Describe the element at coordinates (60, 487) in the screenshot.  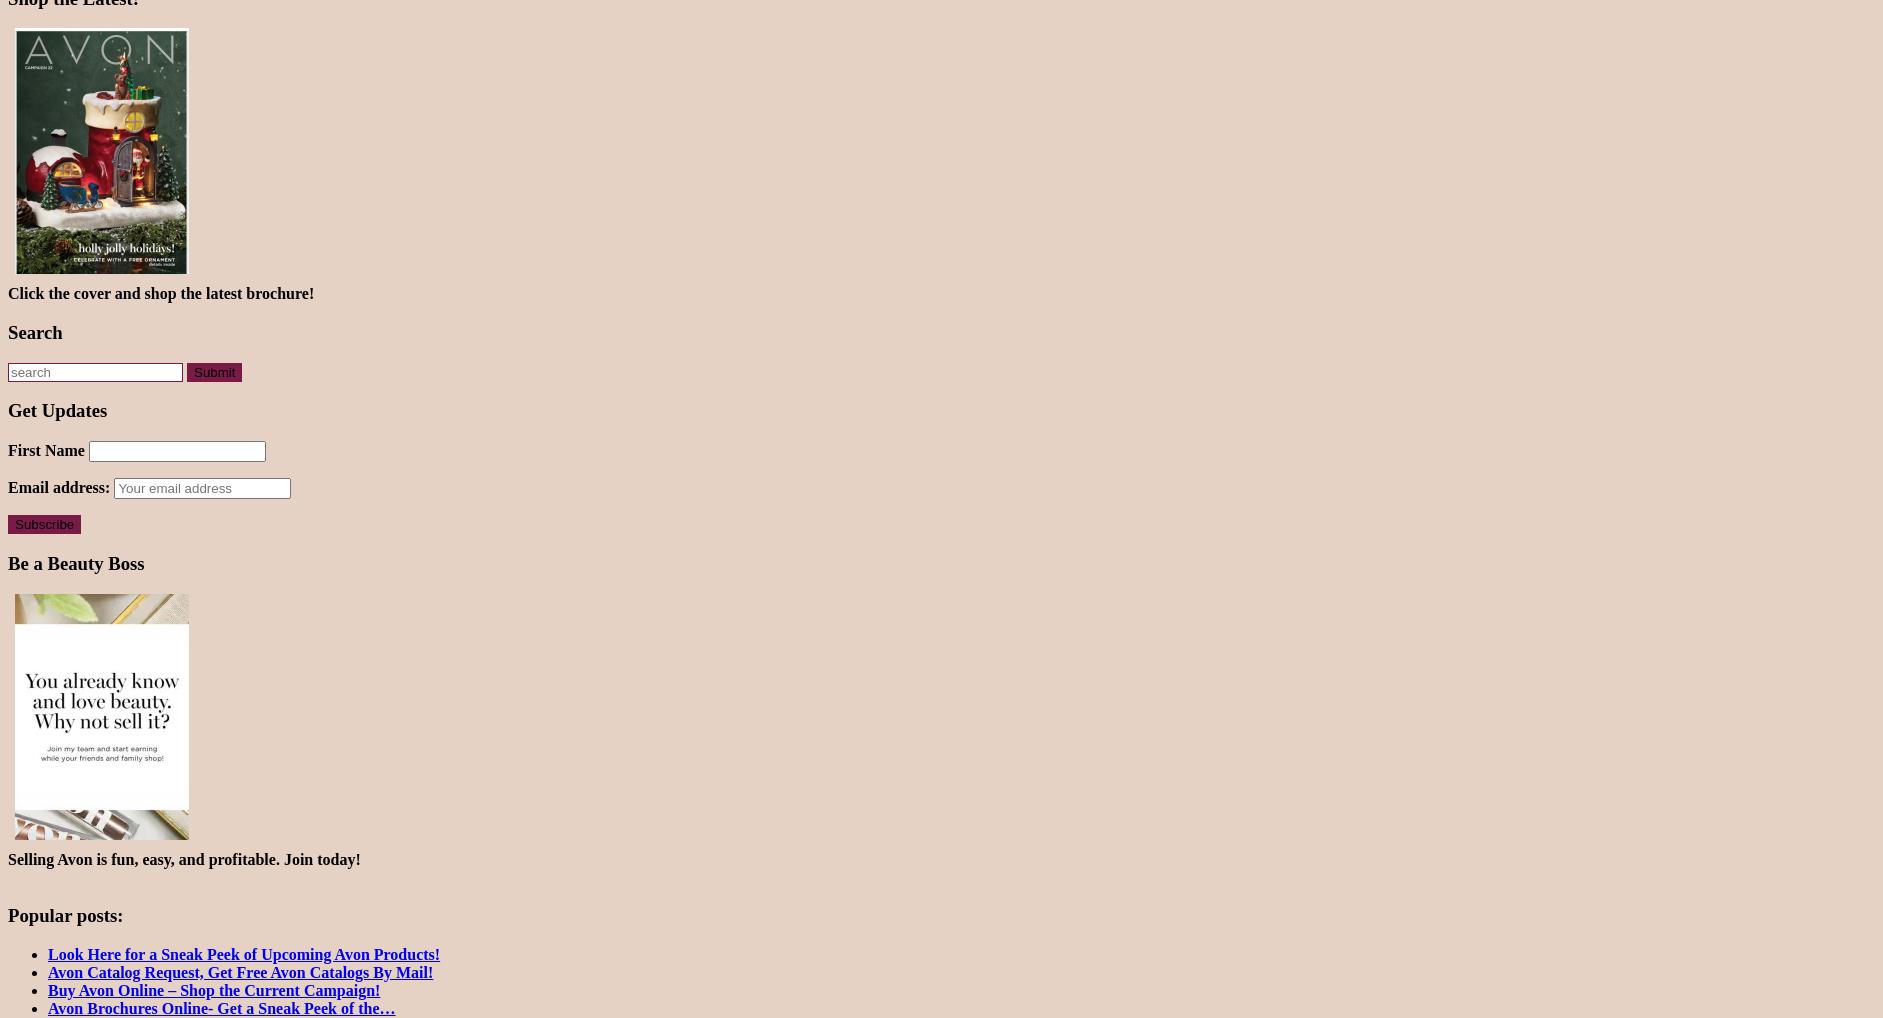
I see `'Email address:'` at that location.